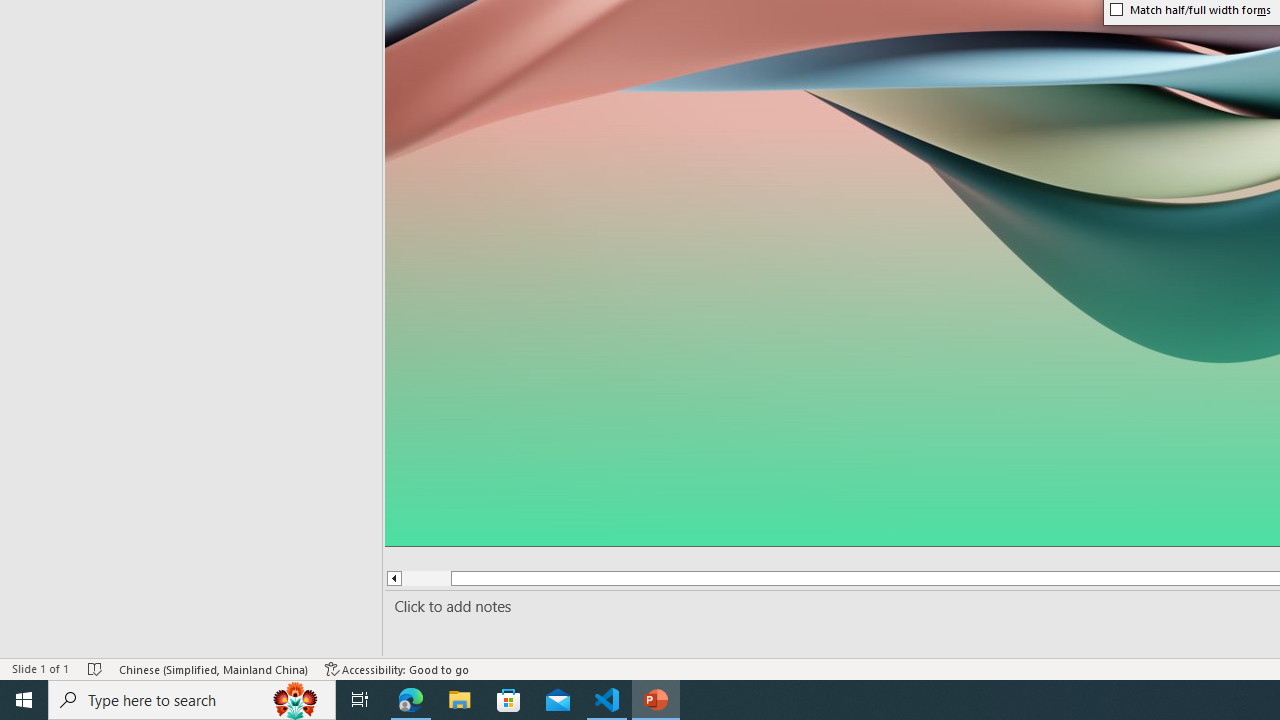  What do you see at coordinates (1191, 10) in the screenshot?
I see `'Match half/full width forms'` at bounding box center [1191, 10].